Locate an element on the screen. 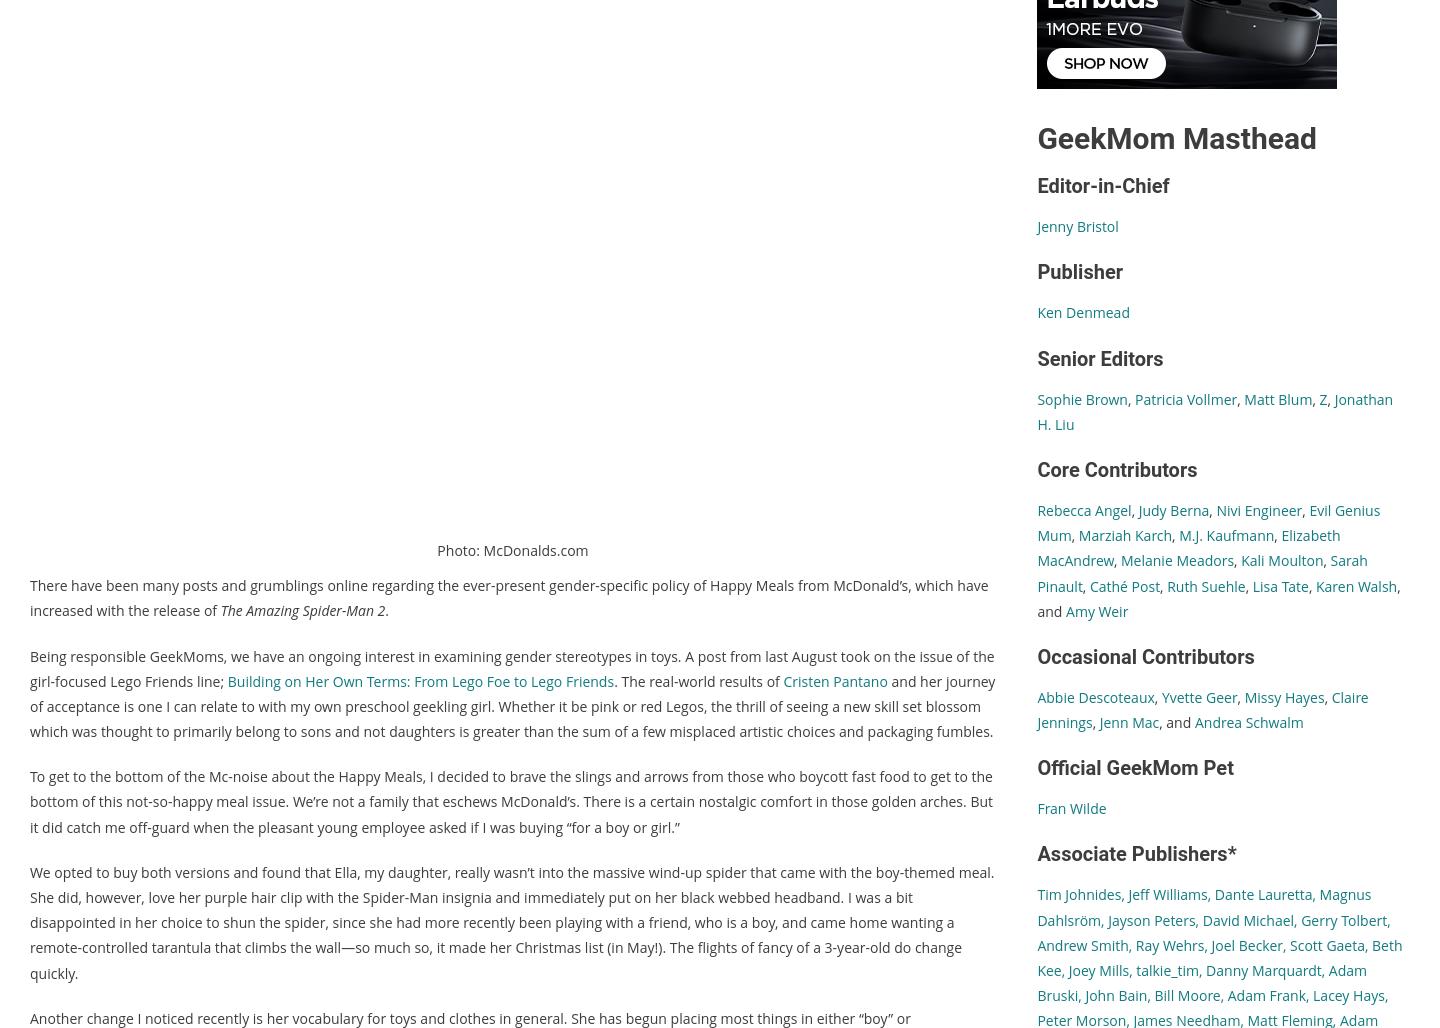 The width and height of the screenshot is (1440, 1028). 'Claire Jennings' is located at coordinates (1201, 708).